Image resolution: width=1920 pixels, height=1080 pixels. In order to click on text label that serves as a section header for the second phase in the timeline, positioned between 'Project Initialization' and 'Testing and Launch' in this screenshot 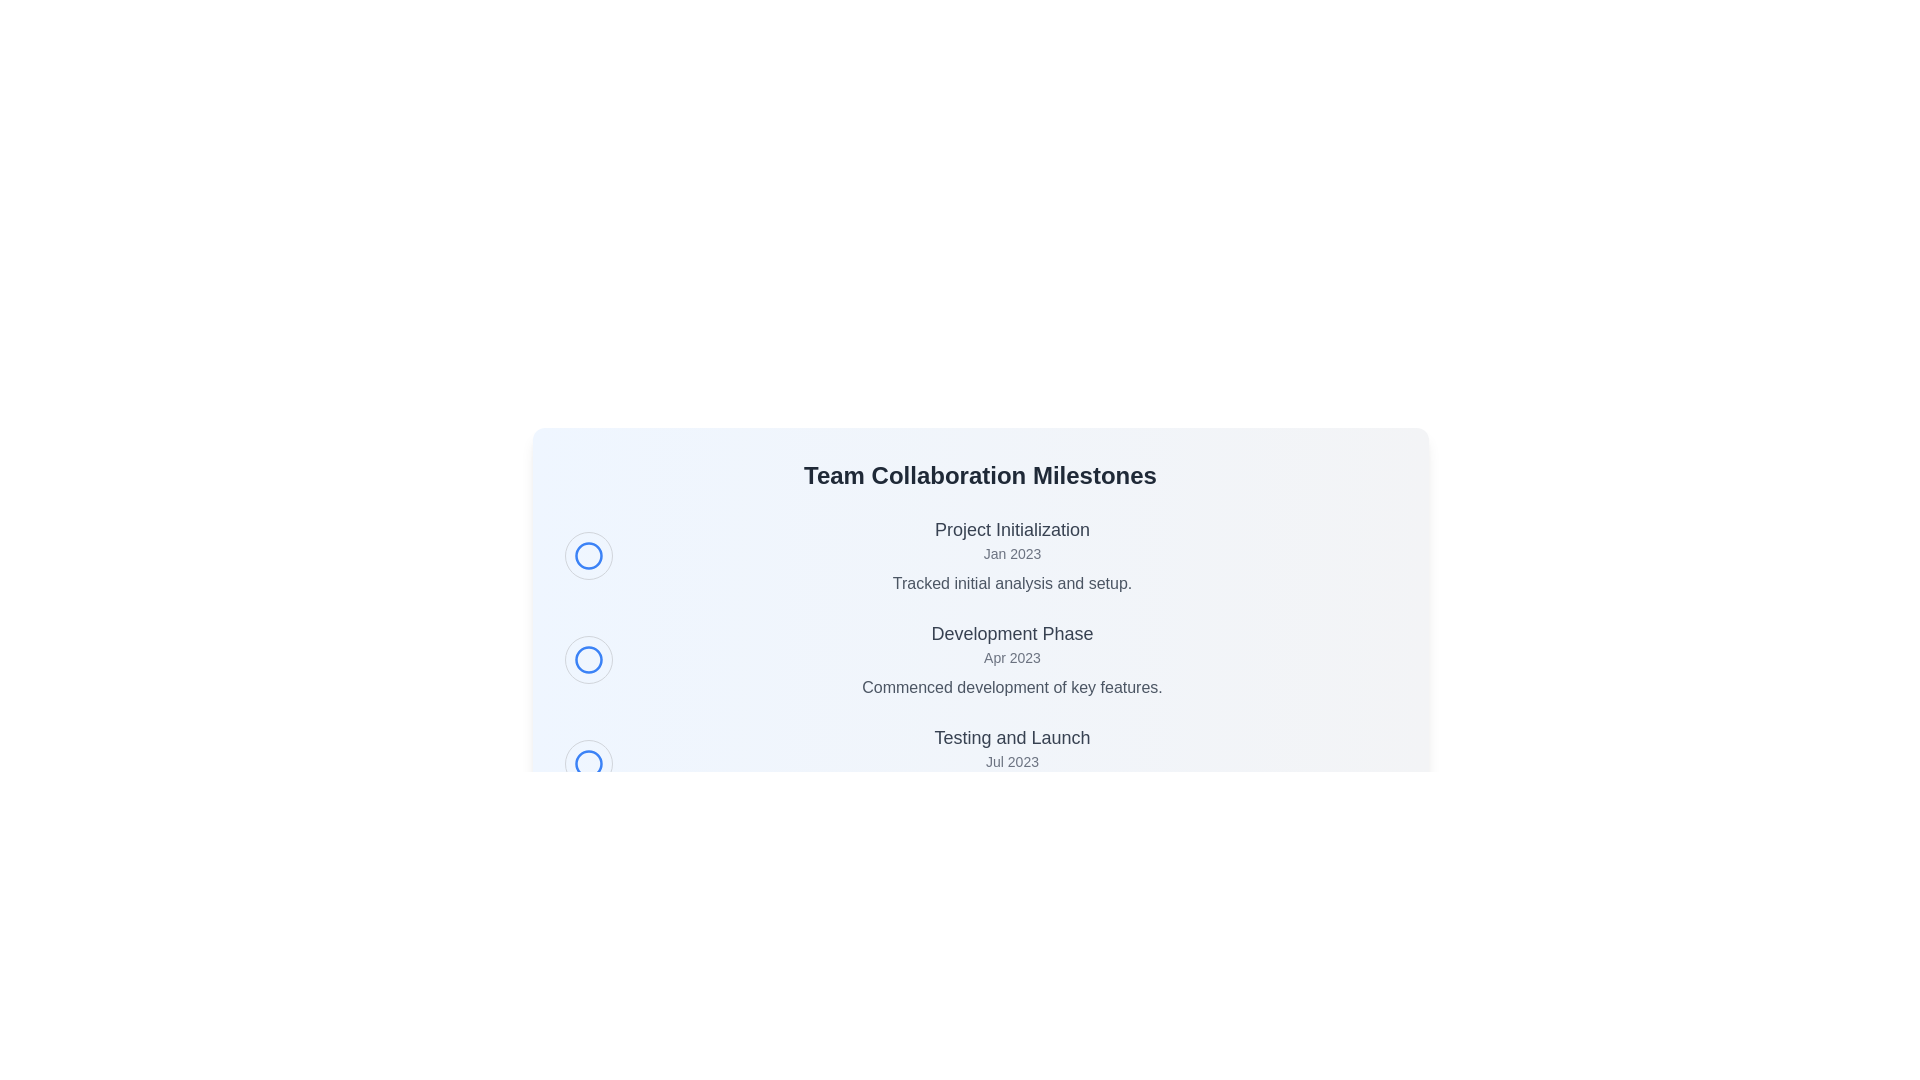, I will do `click(1012, 633)`.